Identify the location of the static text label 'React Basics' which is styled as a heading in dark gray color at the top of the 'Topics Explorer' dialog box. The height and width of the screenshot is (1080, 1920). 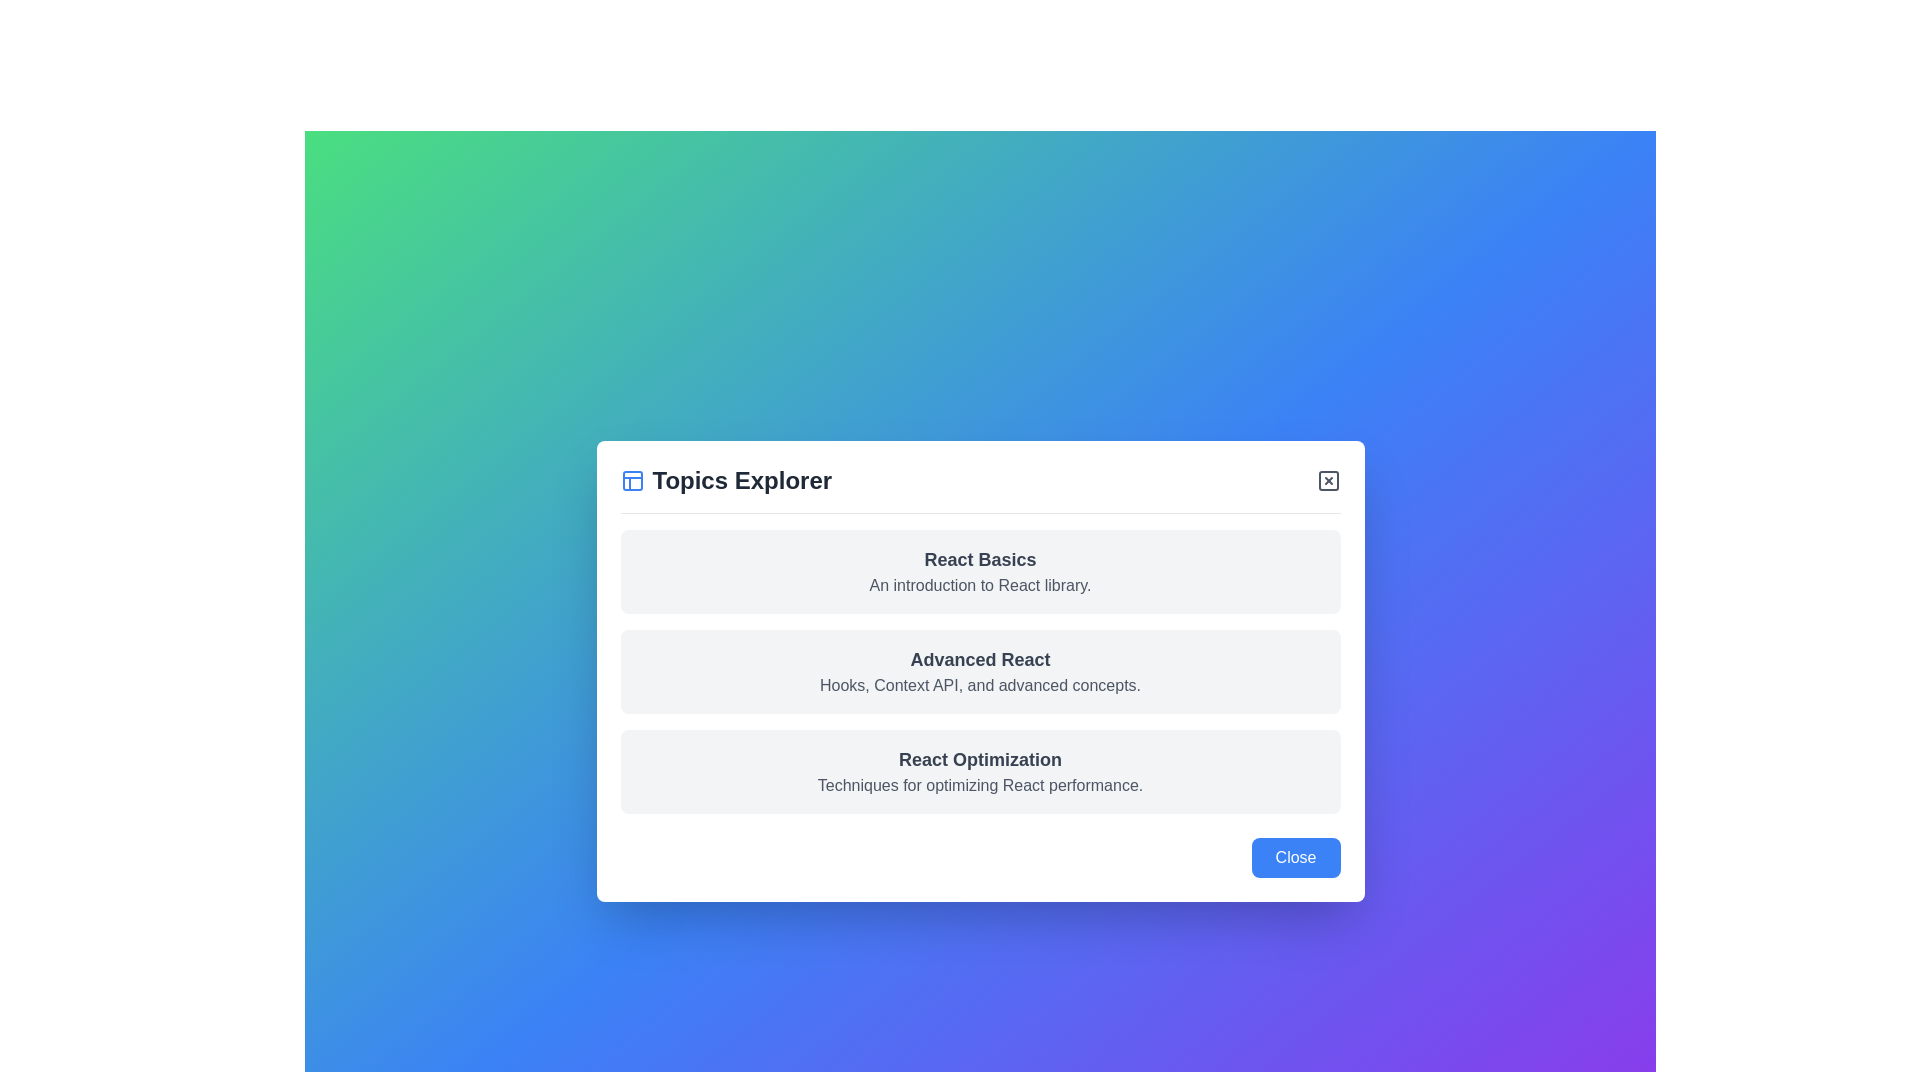
(980, 559).